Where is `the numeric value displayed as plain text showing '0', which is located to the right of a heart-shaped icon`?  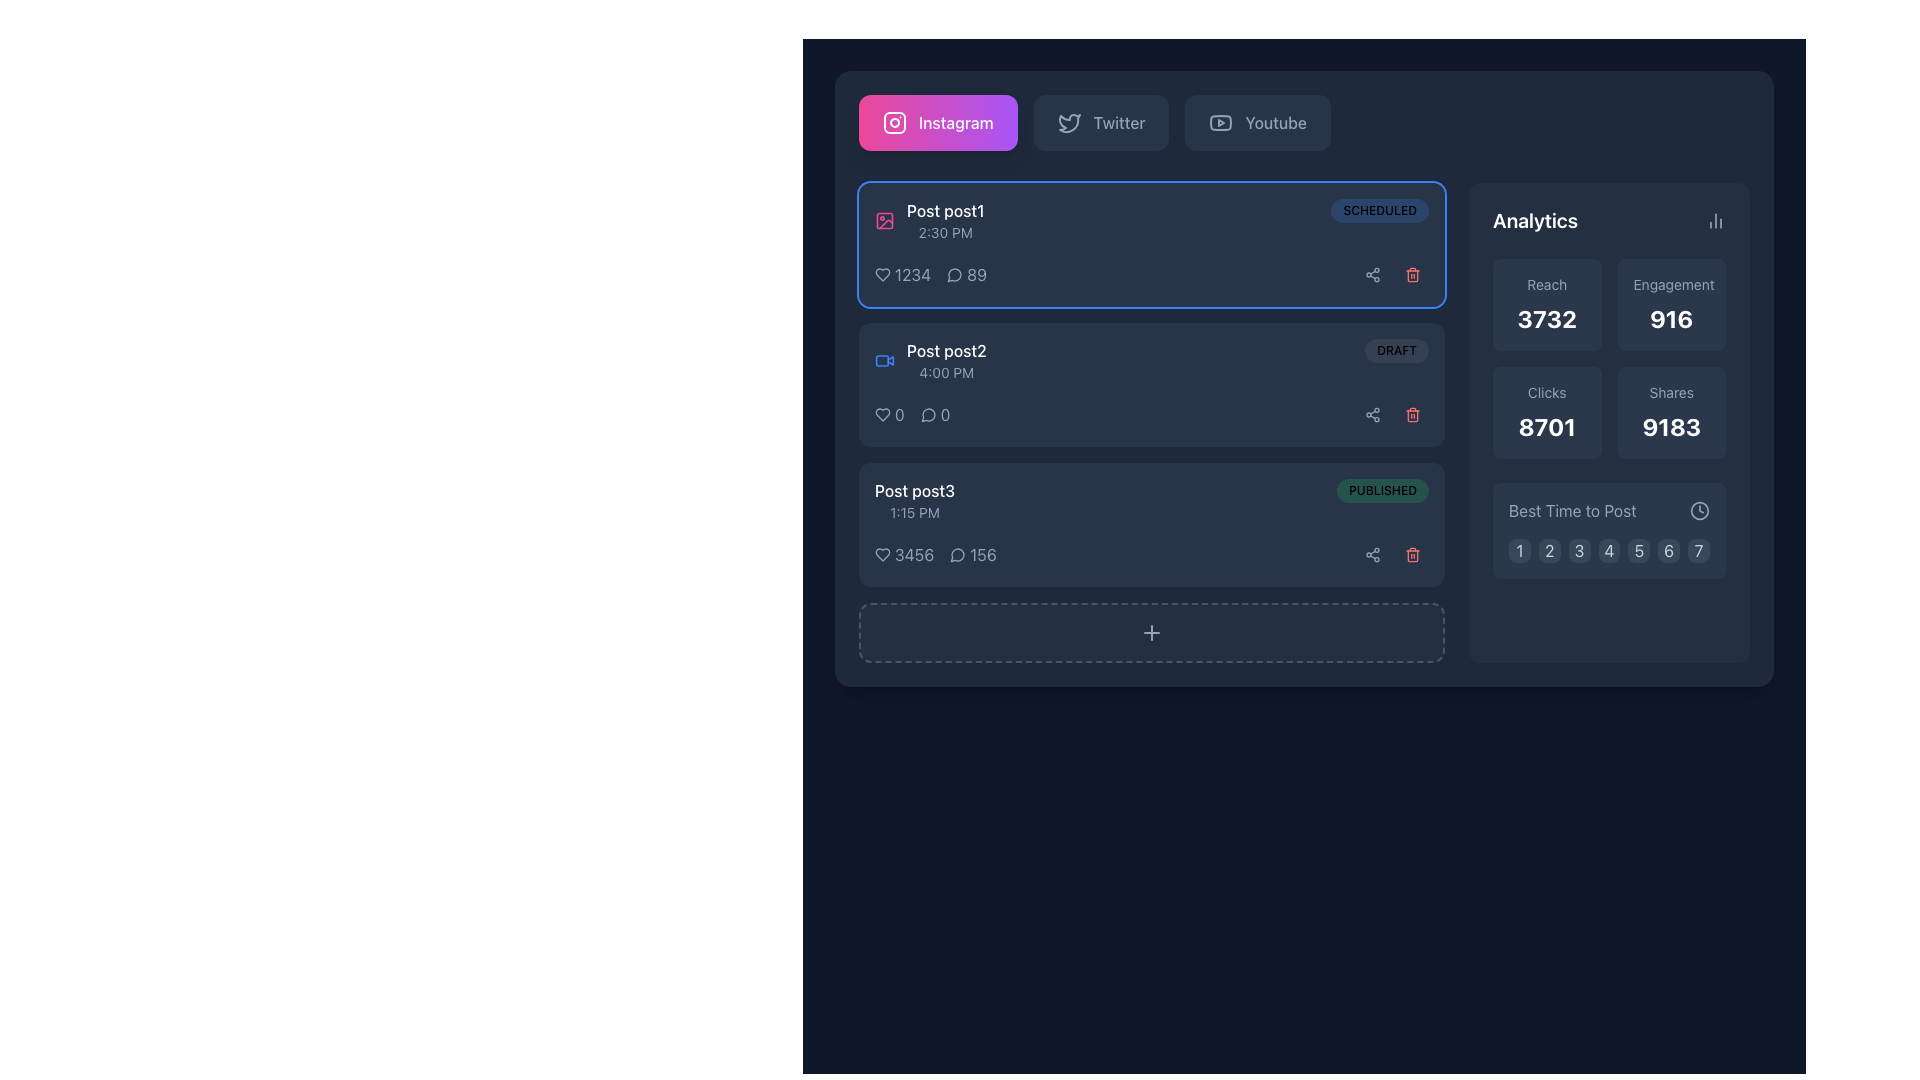 the numeric value displayed as plain text showing '0', which is located to the right of a heart-shaped icon is located at coordinates (898, 414).